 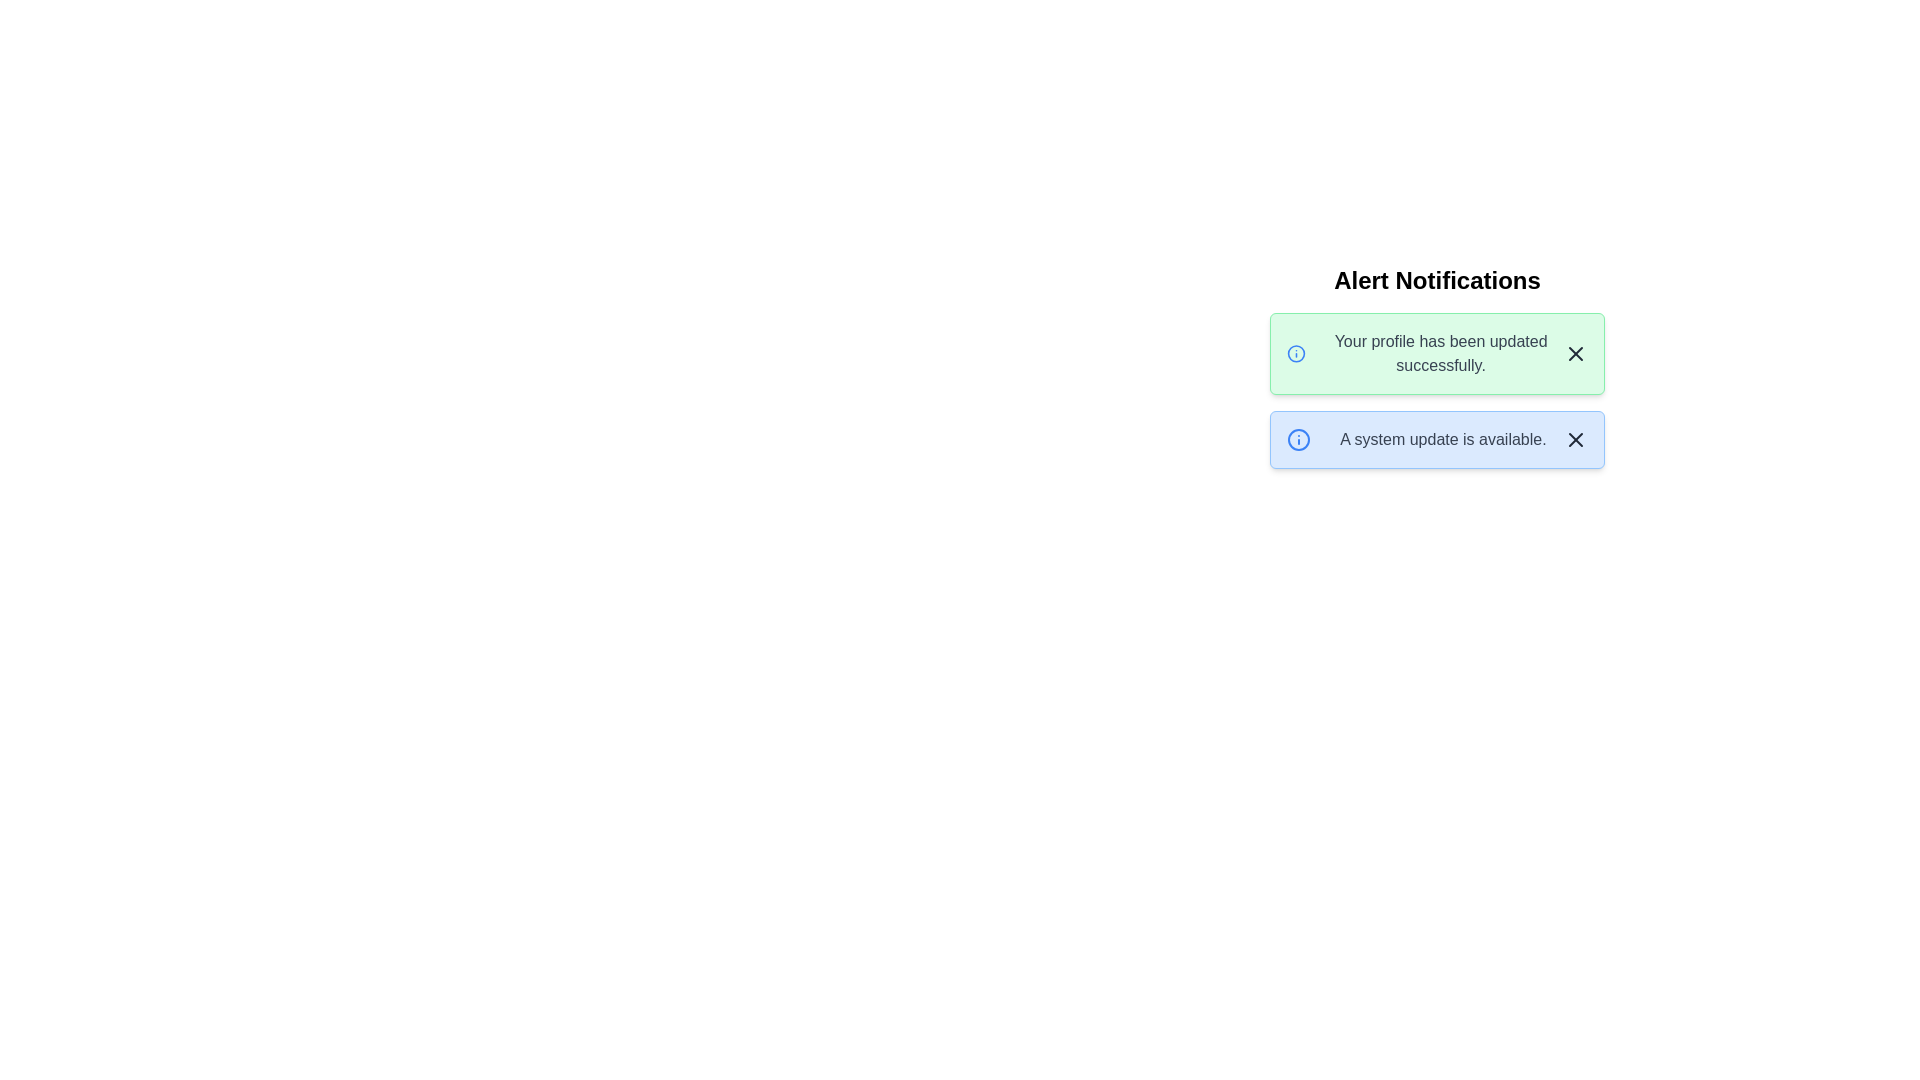 I want to click on the circular information icon with a blue outline, located to the left of the text 'A system update is available,', so click(x=1299, y=438).